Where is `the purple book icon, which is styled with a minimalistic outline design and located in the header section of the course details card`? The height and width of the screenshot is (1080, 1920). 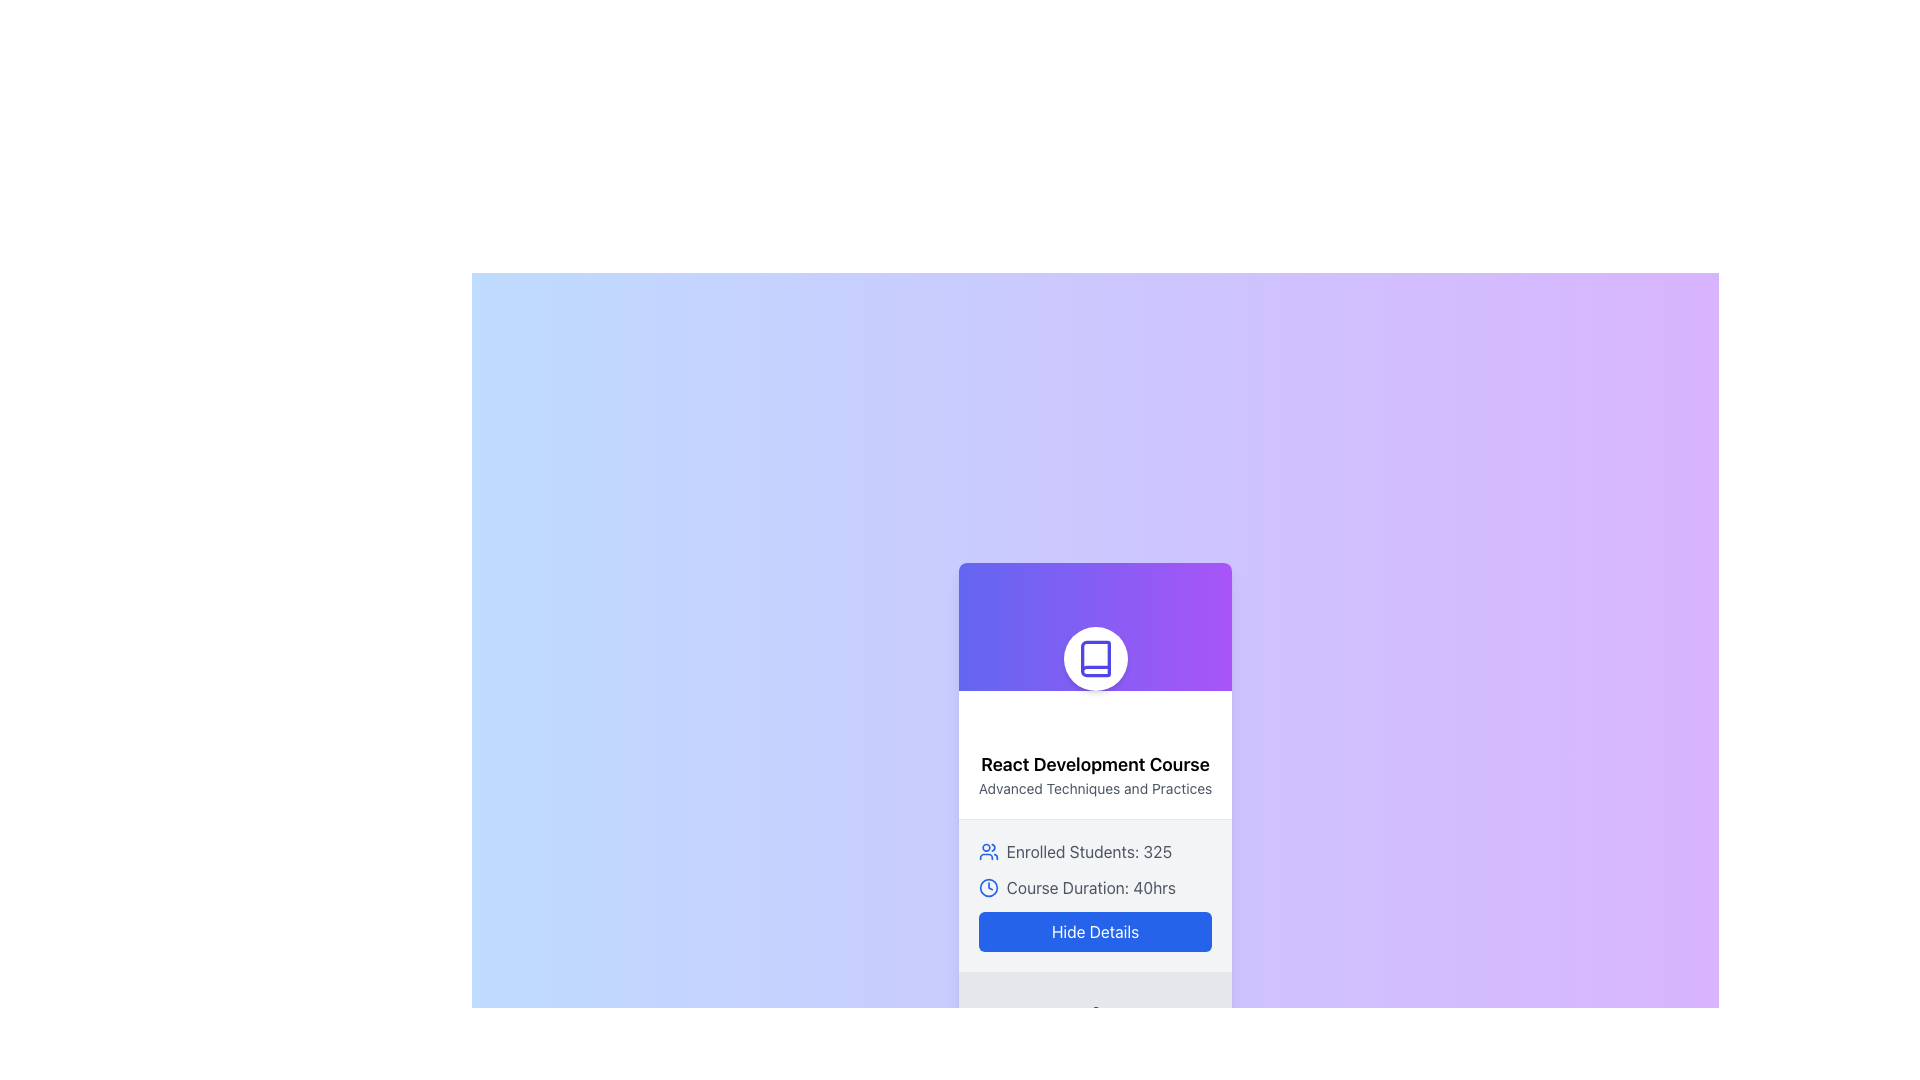
the purple book icon, which is styled with a minimalistic outline design and located in the header section of the course details card is located at coordinates (1094, 659).